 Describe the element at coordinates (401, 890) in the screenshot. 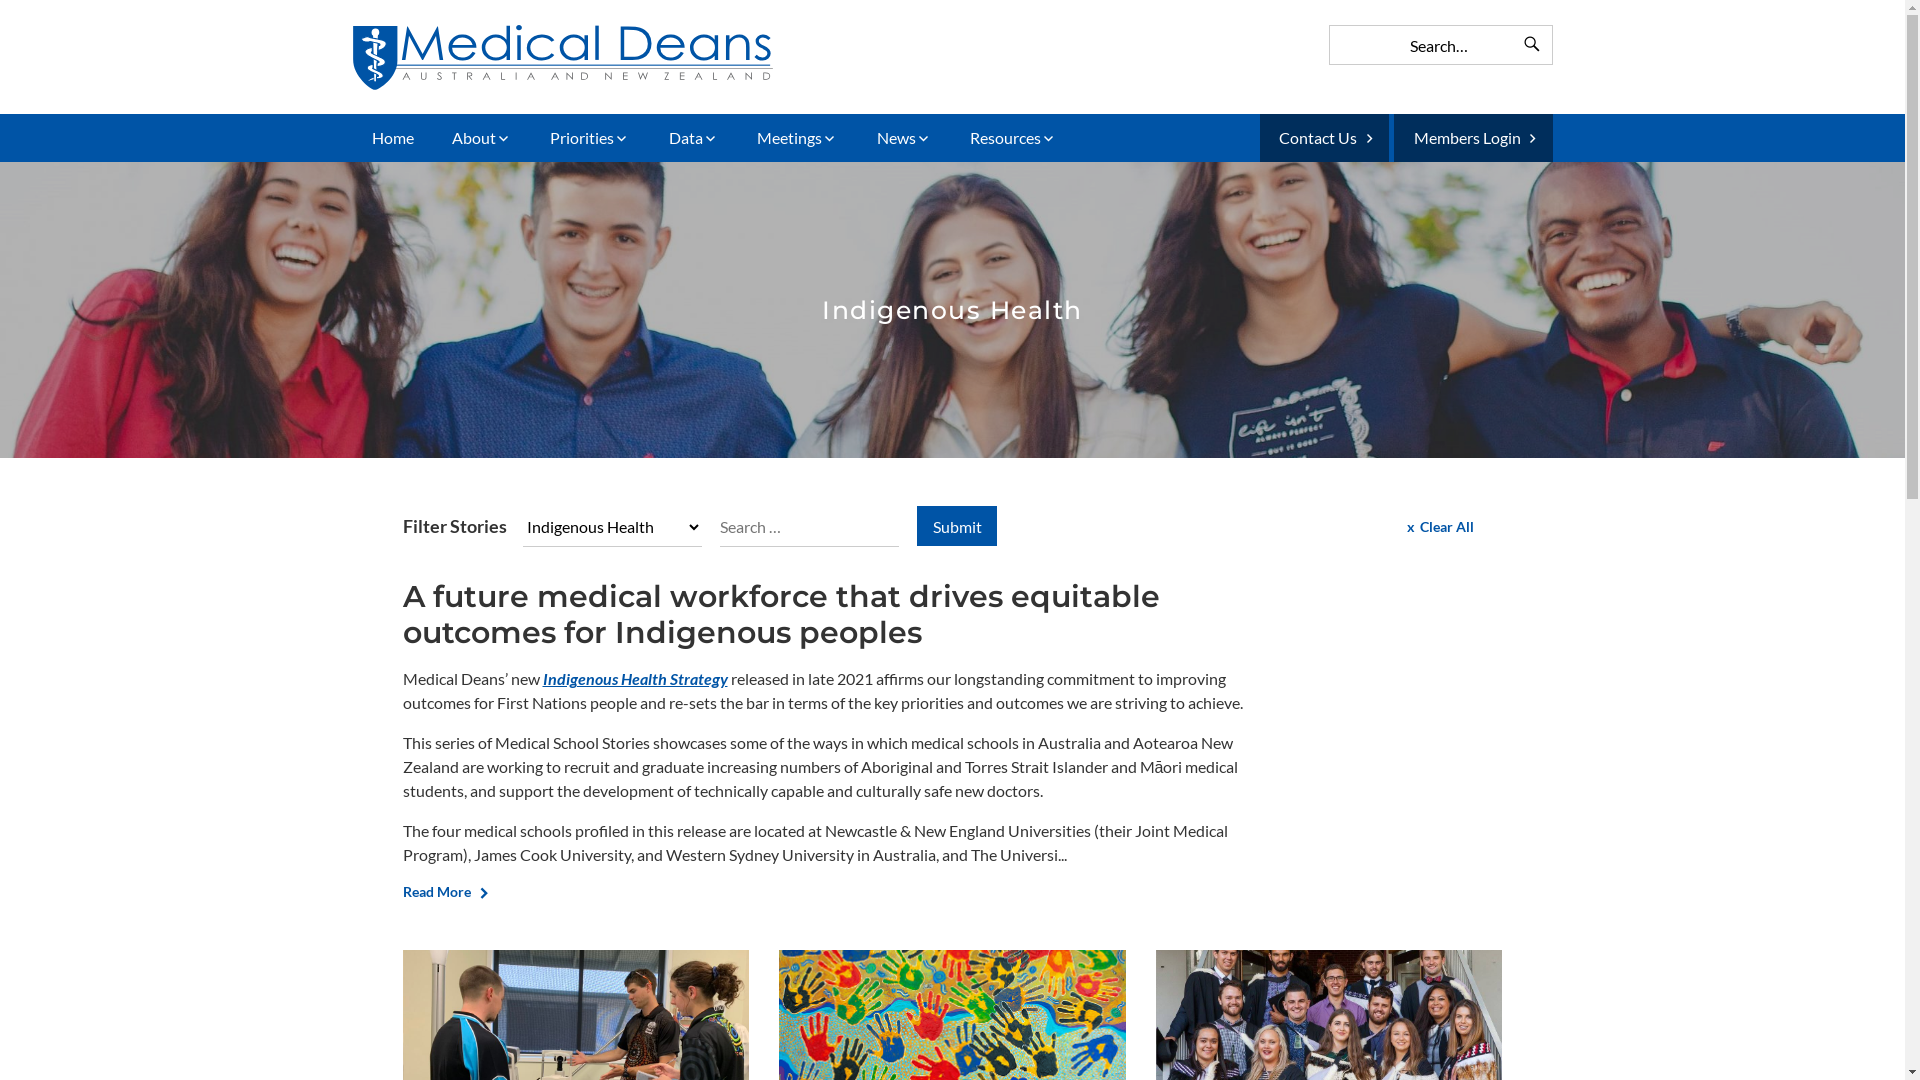

I see `'Read More'` at that location.